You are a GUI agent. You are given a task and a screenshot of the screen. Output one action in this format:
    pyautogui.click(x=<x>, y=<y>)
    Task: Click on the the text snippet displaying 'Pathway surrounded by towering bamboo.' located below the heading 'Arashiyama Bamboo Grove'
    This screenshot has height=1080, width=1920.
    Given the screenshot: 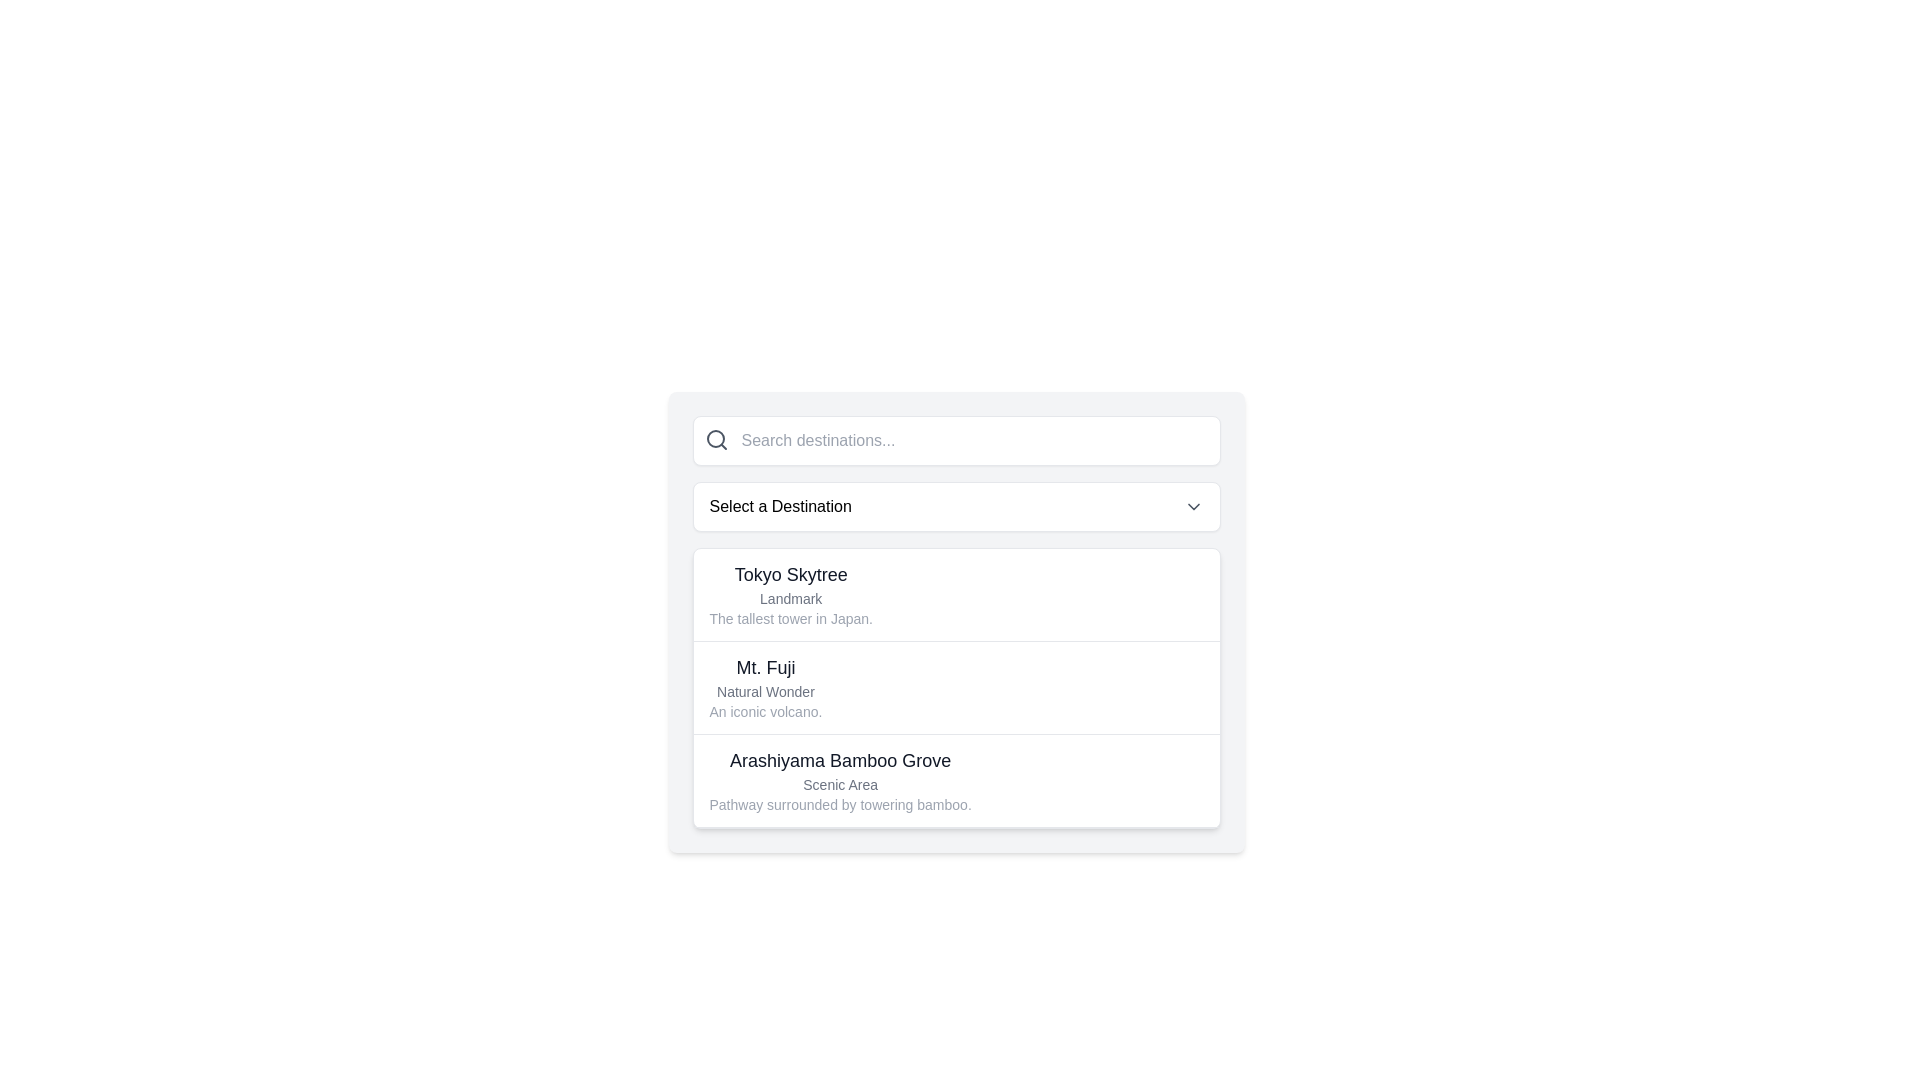 What is the action you would take?
    pyautogui.click(x=840, y=804)
    